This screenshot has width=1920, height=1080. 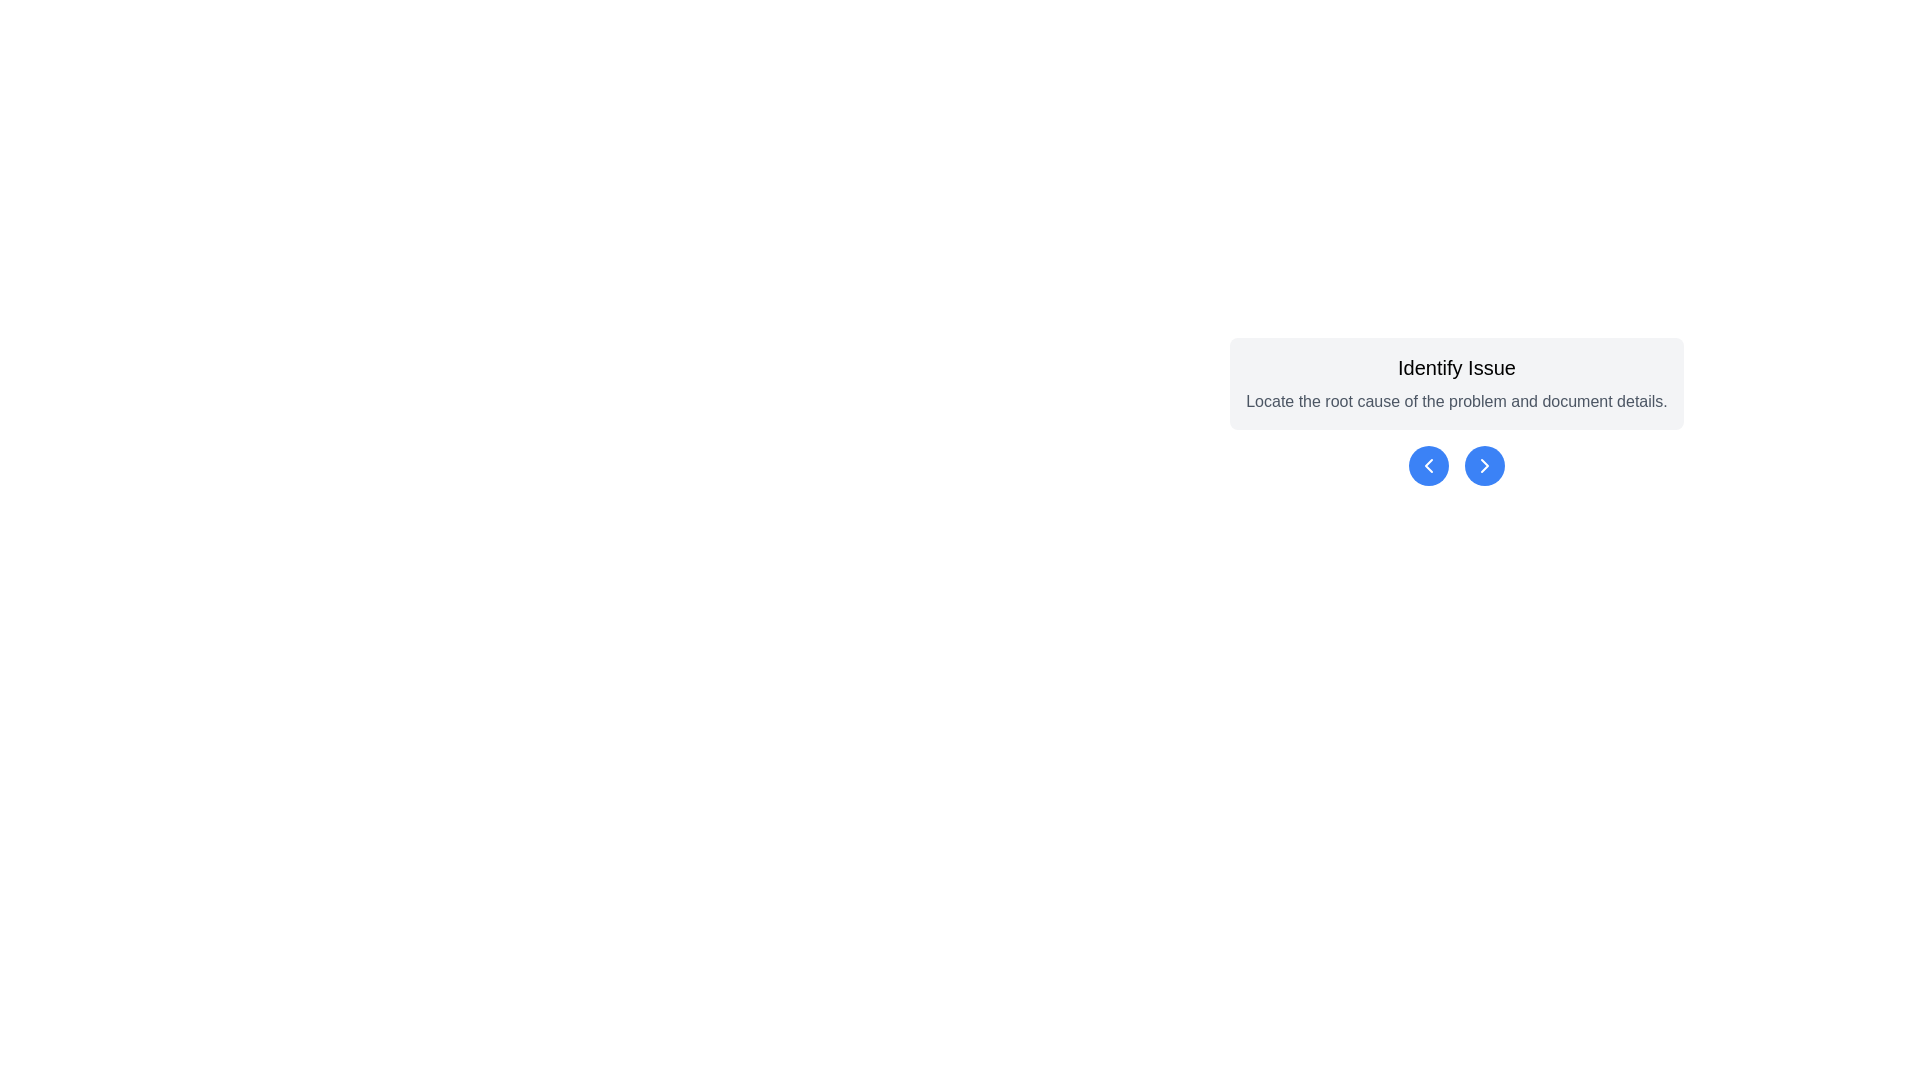 I want to click on the right navigation button located in the bottom-right corner of a horizontal pair of navigation buttons, so click(x=1484, y=466).